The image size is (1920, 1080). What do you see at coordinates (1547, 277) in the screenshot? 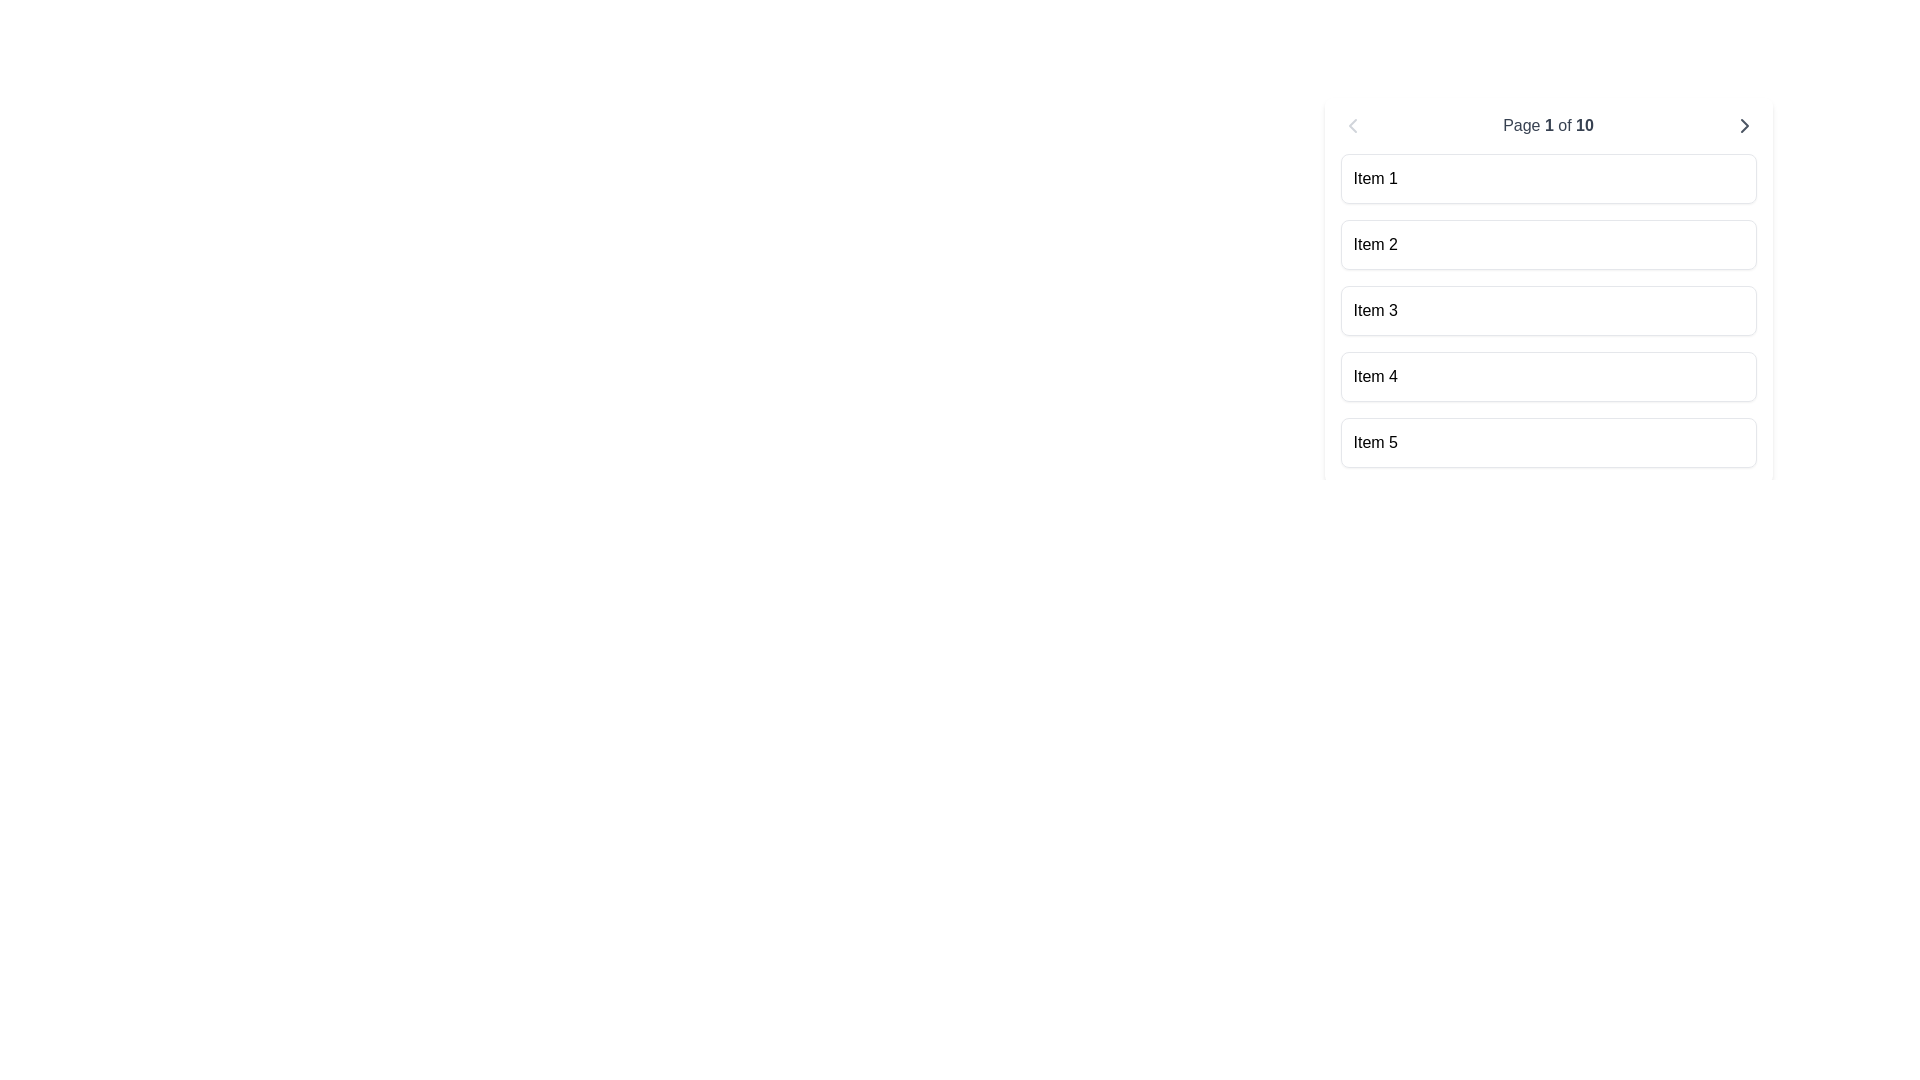
I see `the vertically scrollable list located in the top-right region of the interface` at bounding box center [1547, 277].